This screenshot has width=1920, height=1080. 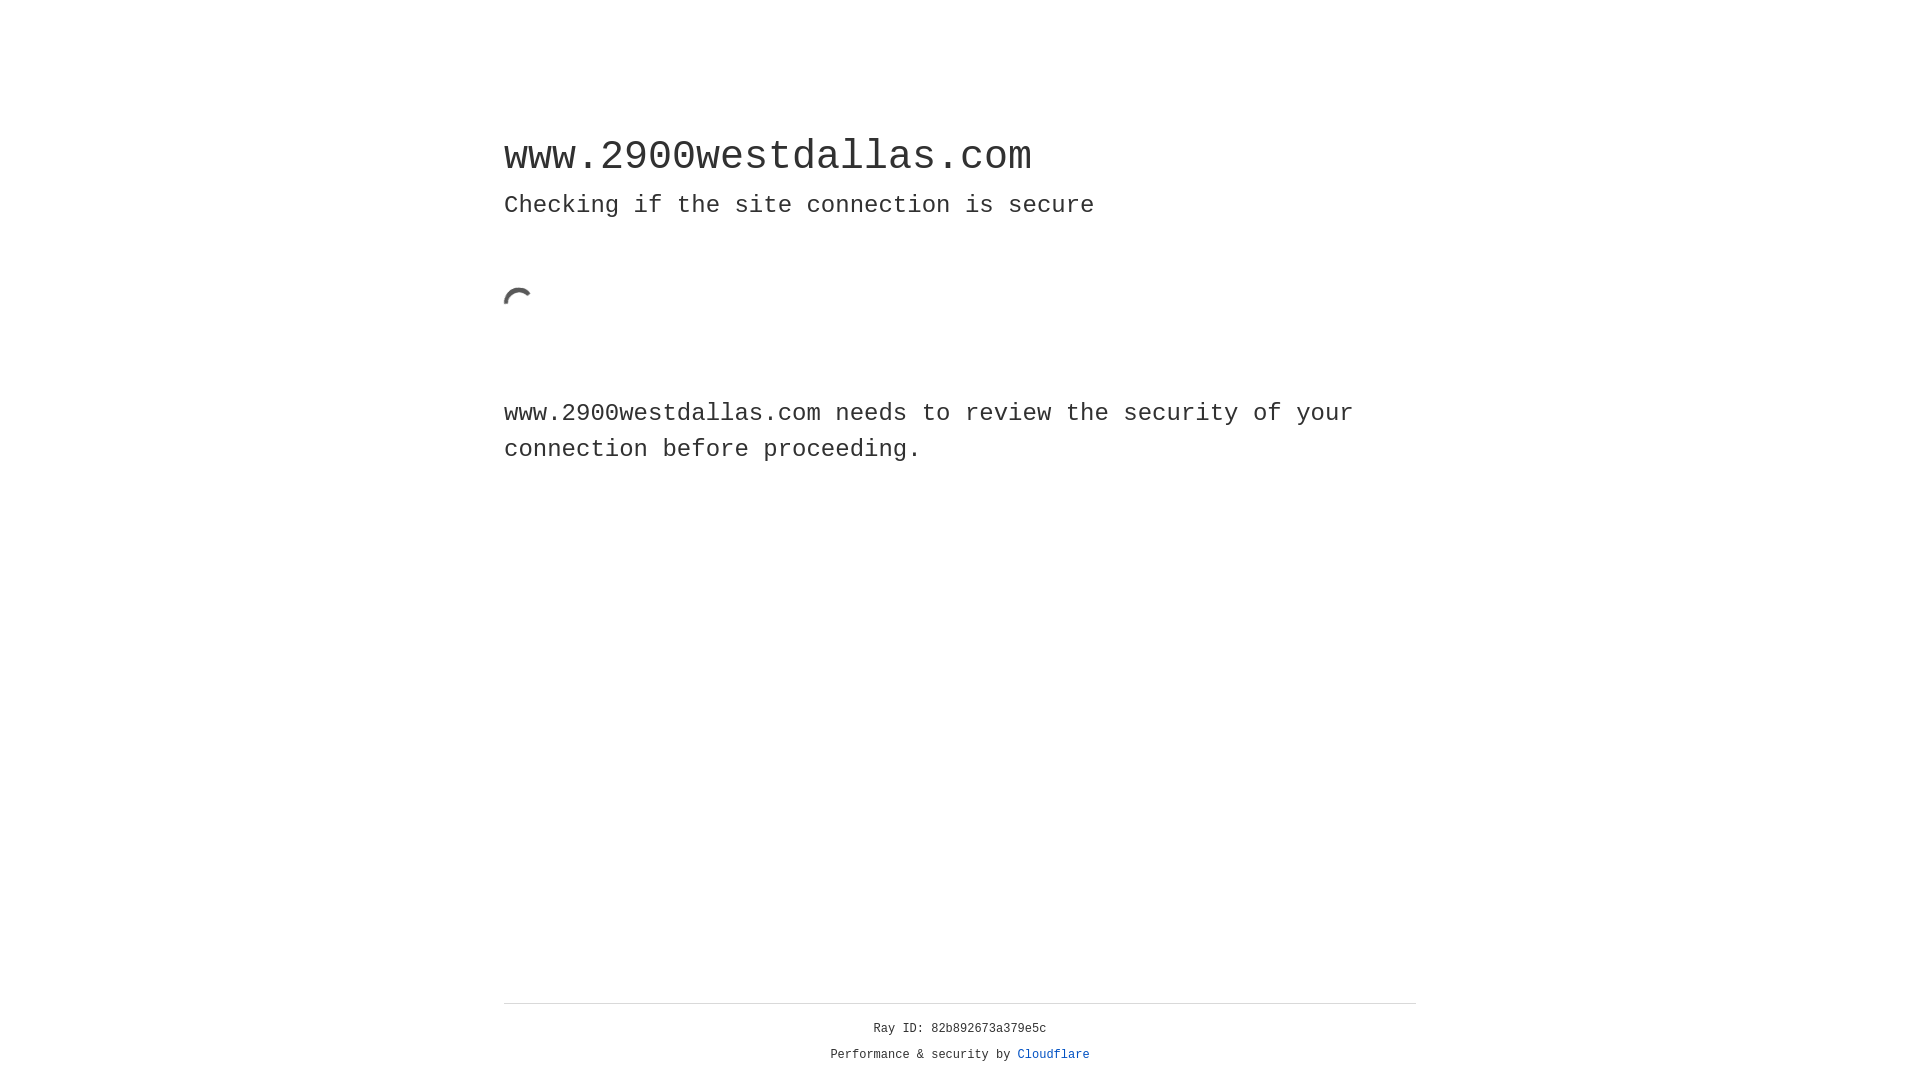 What do you see at coordinates (1053, 1054) in the screenshot?
I see `'Cloudflare'` at bounding box center [1053, 1054].